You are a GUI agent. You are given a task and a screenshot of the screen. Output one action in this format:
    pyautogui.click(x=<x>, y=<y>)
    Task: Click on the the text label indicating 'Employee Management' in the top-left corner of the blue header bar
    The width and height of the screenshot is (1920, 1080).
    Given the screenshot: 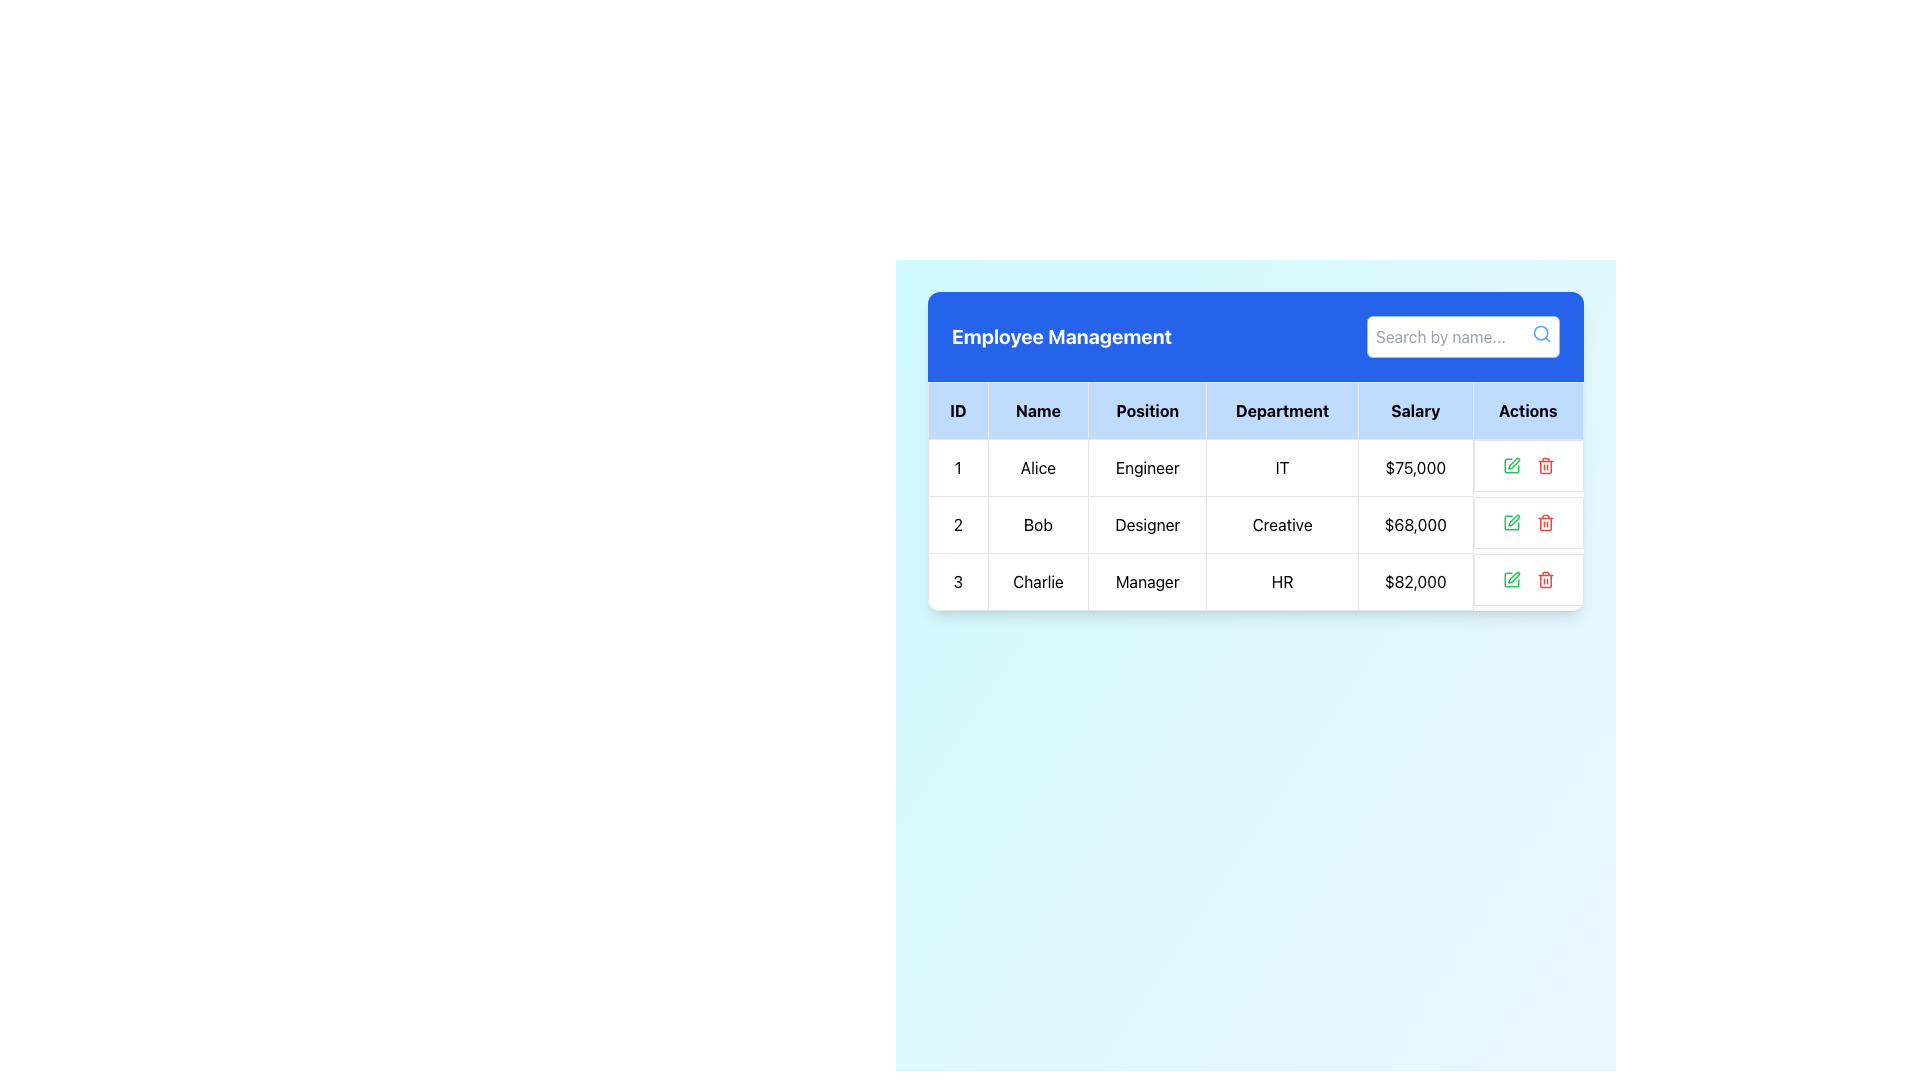 What is the action you would take?
    pyautogui.click(x=1060, y=335)
    